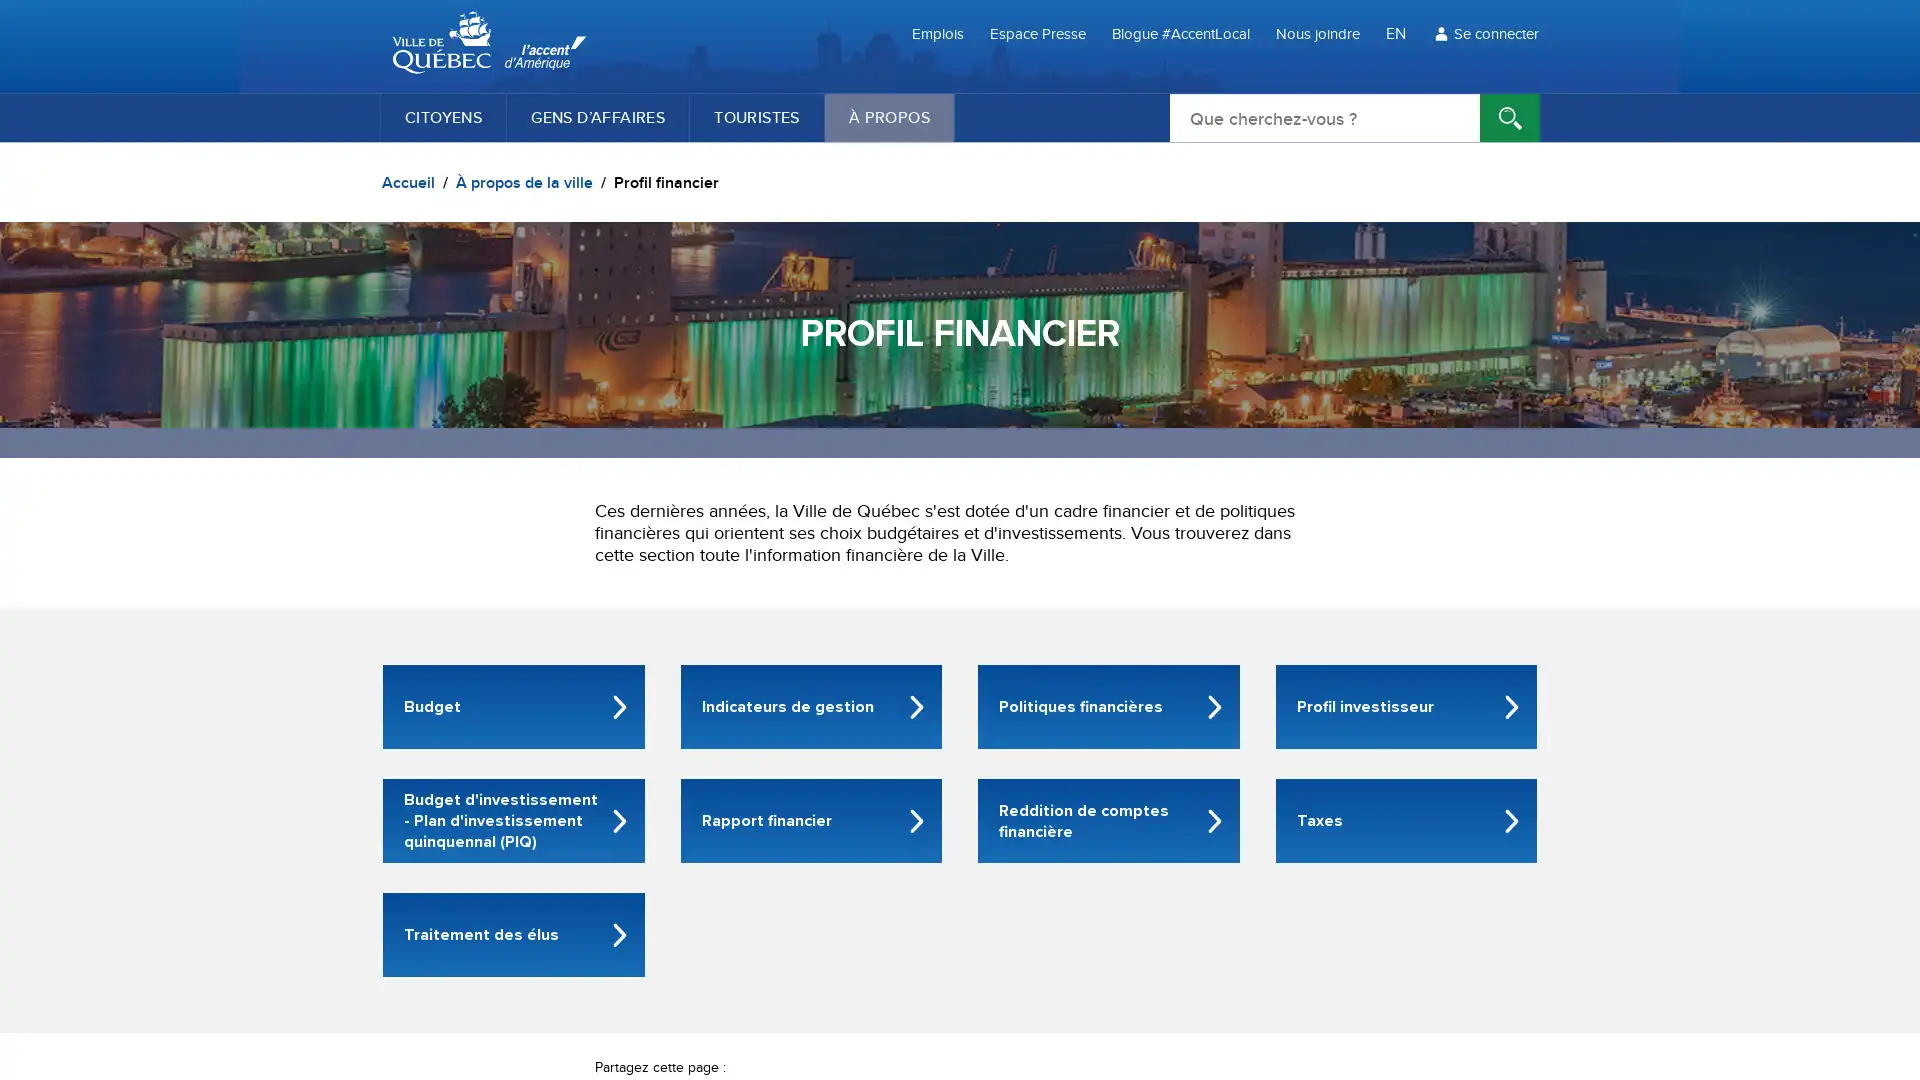  What do you see at coordinates (1510, 118) in the screenshot?
I see `Rechercher` at bounding box center [1510, 118].